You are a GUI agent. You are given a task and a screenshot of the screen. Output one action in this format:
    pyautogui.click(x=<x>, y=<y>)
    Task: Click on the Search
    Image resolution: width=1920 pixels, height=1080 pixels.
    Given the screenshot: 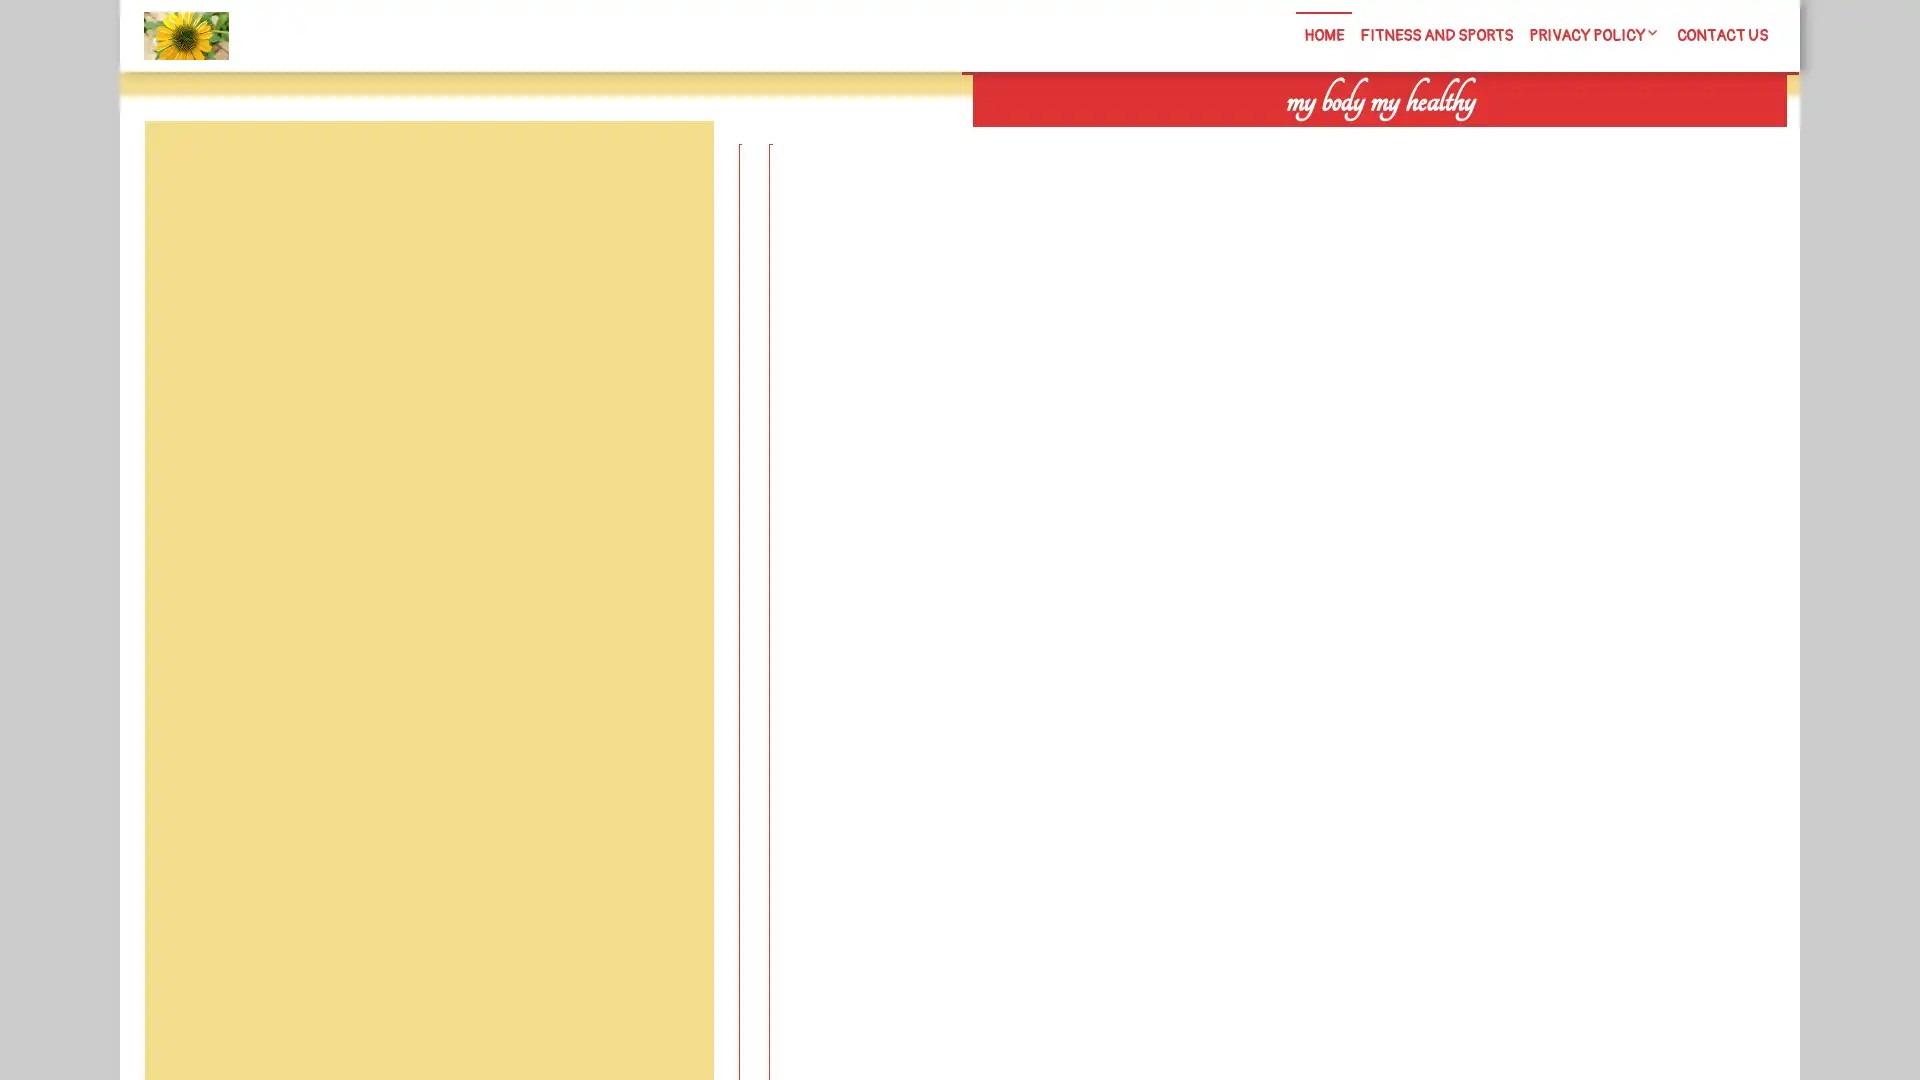 What is the action you would take?
    pyautogui.click(x=667, y=168)
    